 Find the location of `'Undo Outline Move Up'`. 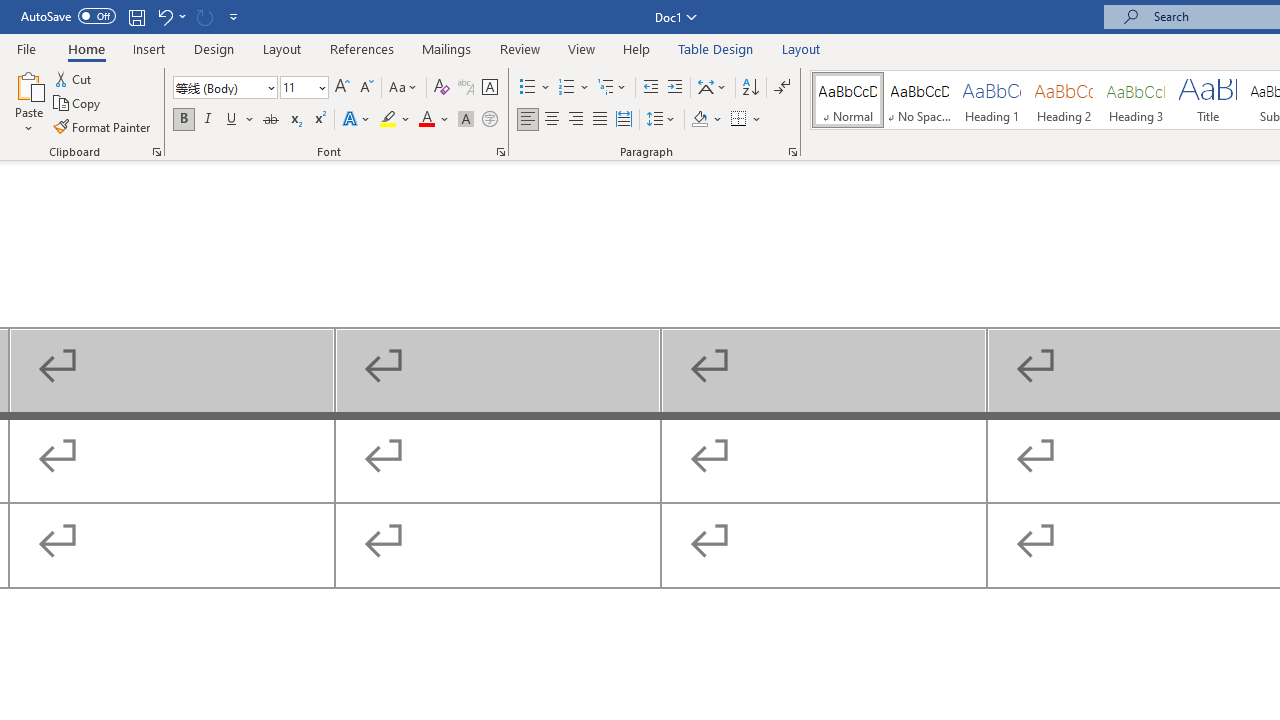

'Undo Outline Move Up' is located at coordinates (170, 16).